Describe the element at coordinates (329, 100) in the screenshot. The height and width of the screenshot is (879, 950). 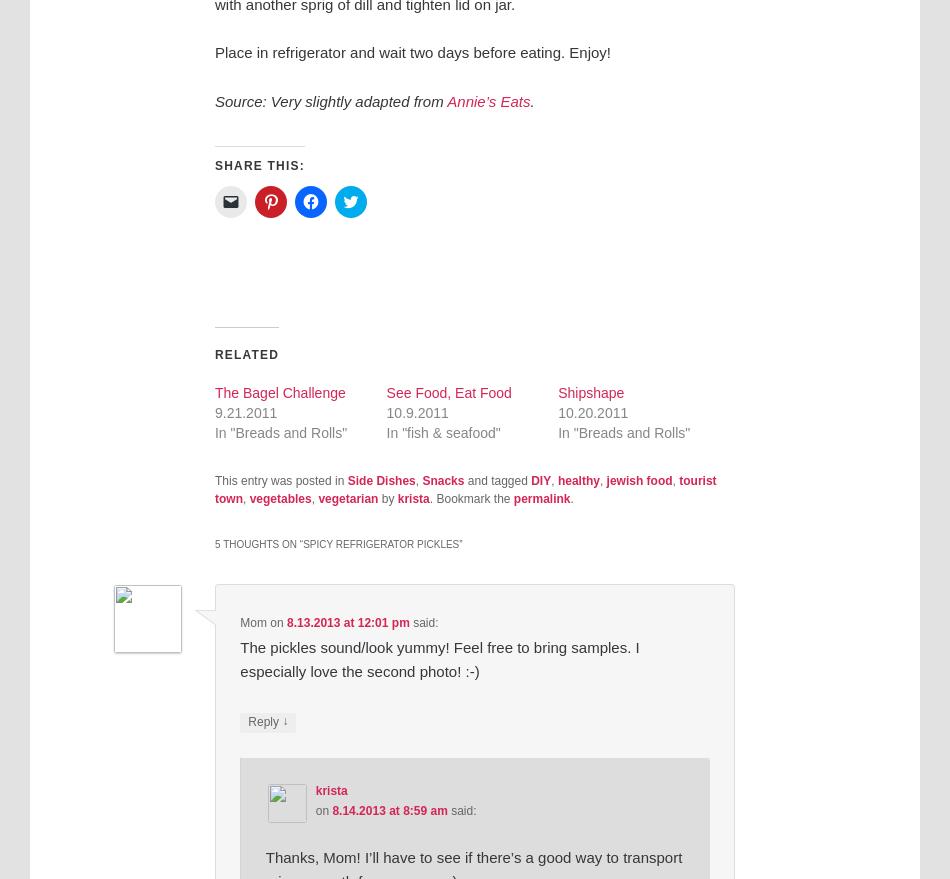
I see `'Source: Very slightly adapted from'` at that location.